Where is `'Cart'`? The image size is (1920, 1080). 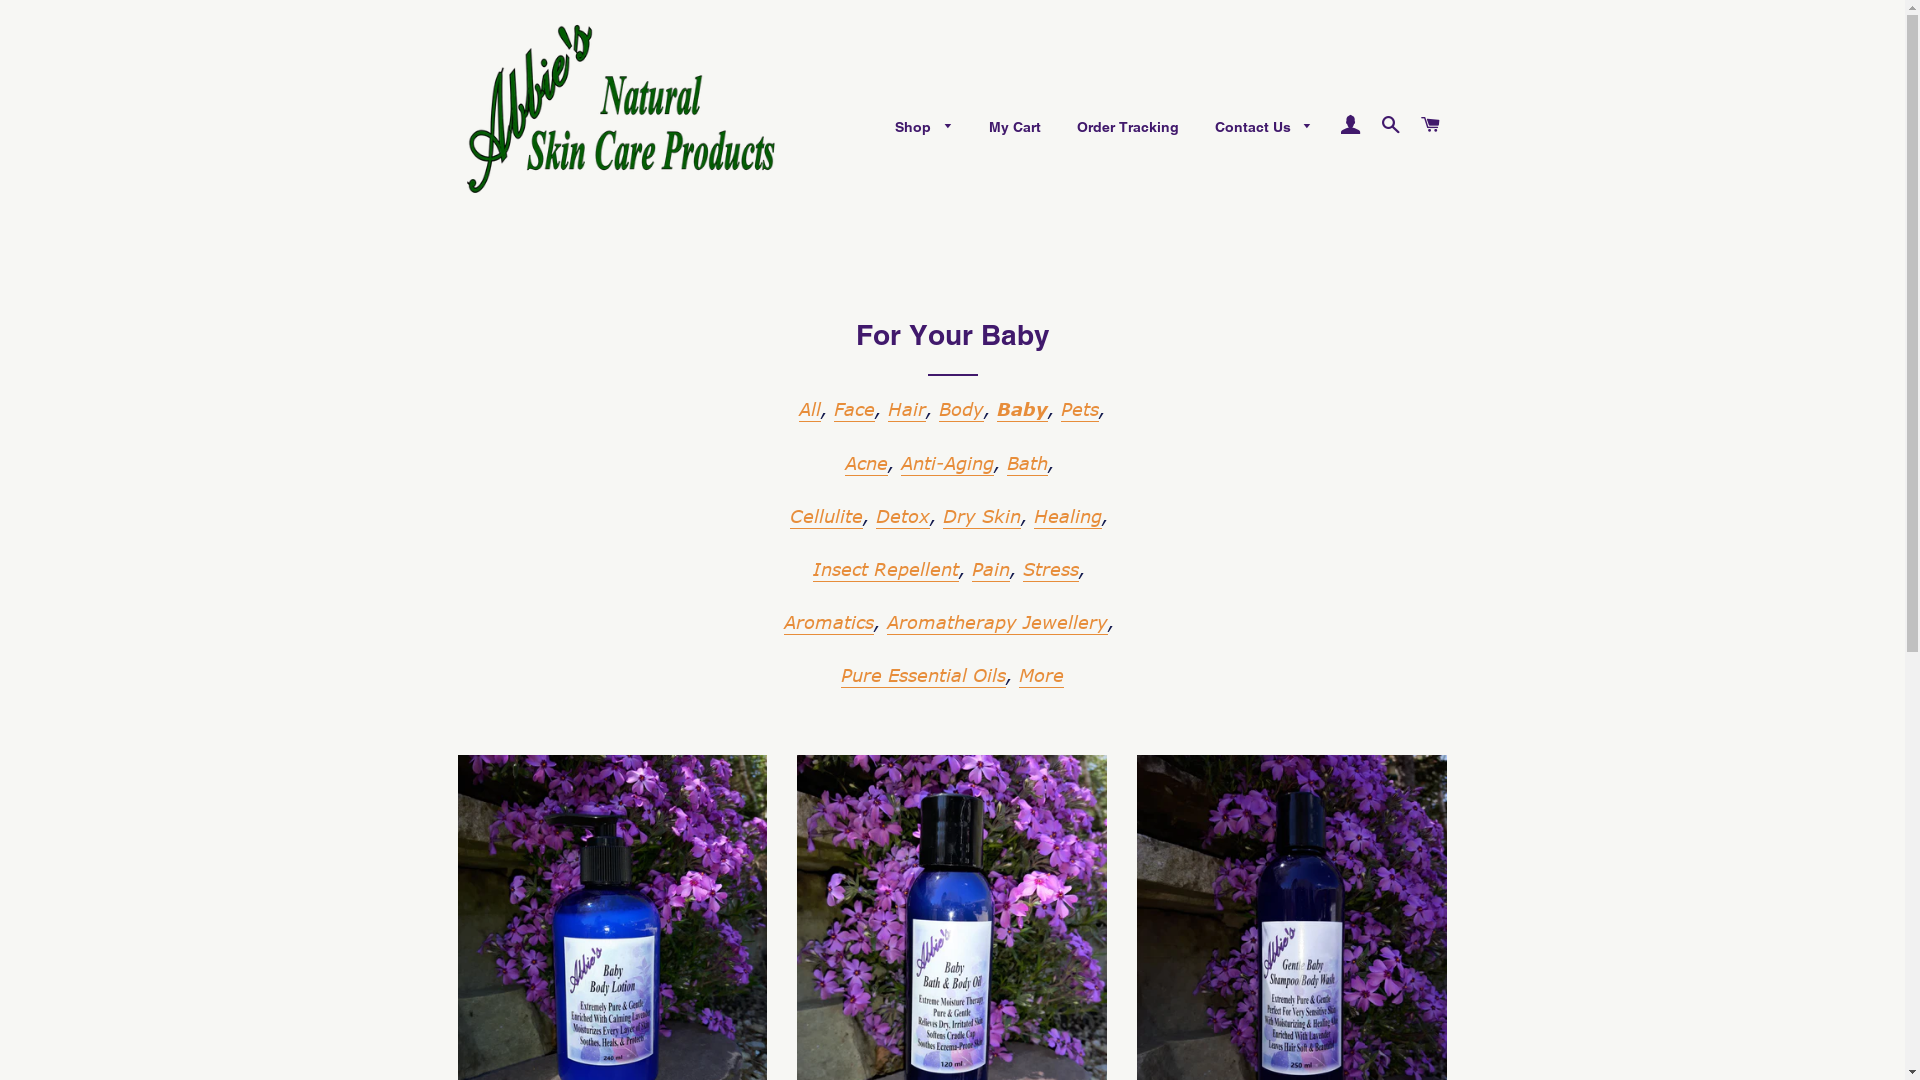
'Cart' is located at coordinates (1411, 124).